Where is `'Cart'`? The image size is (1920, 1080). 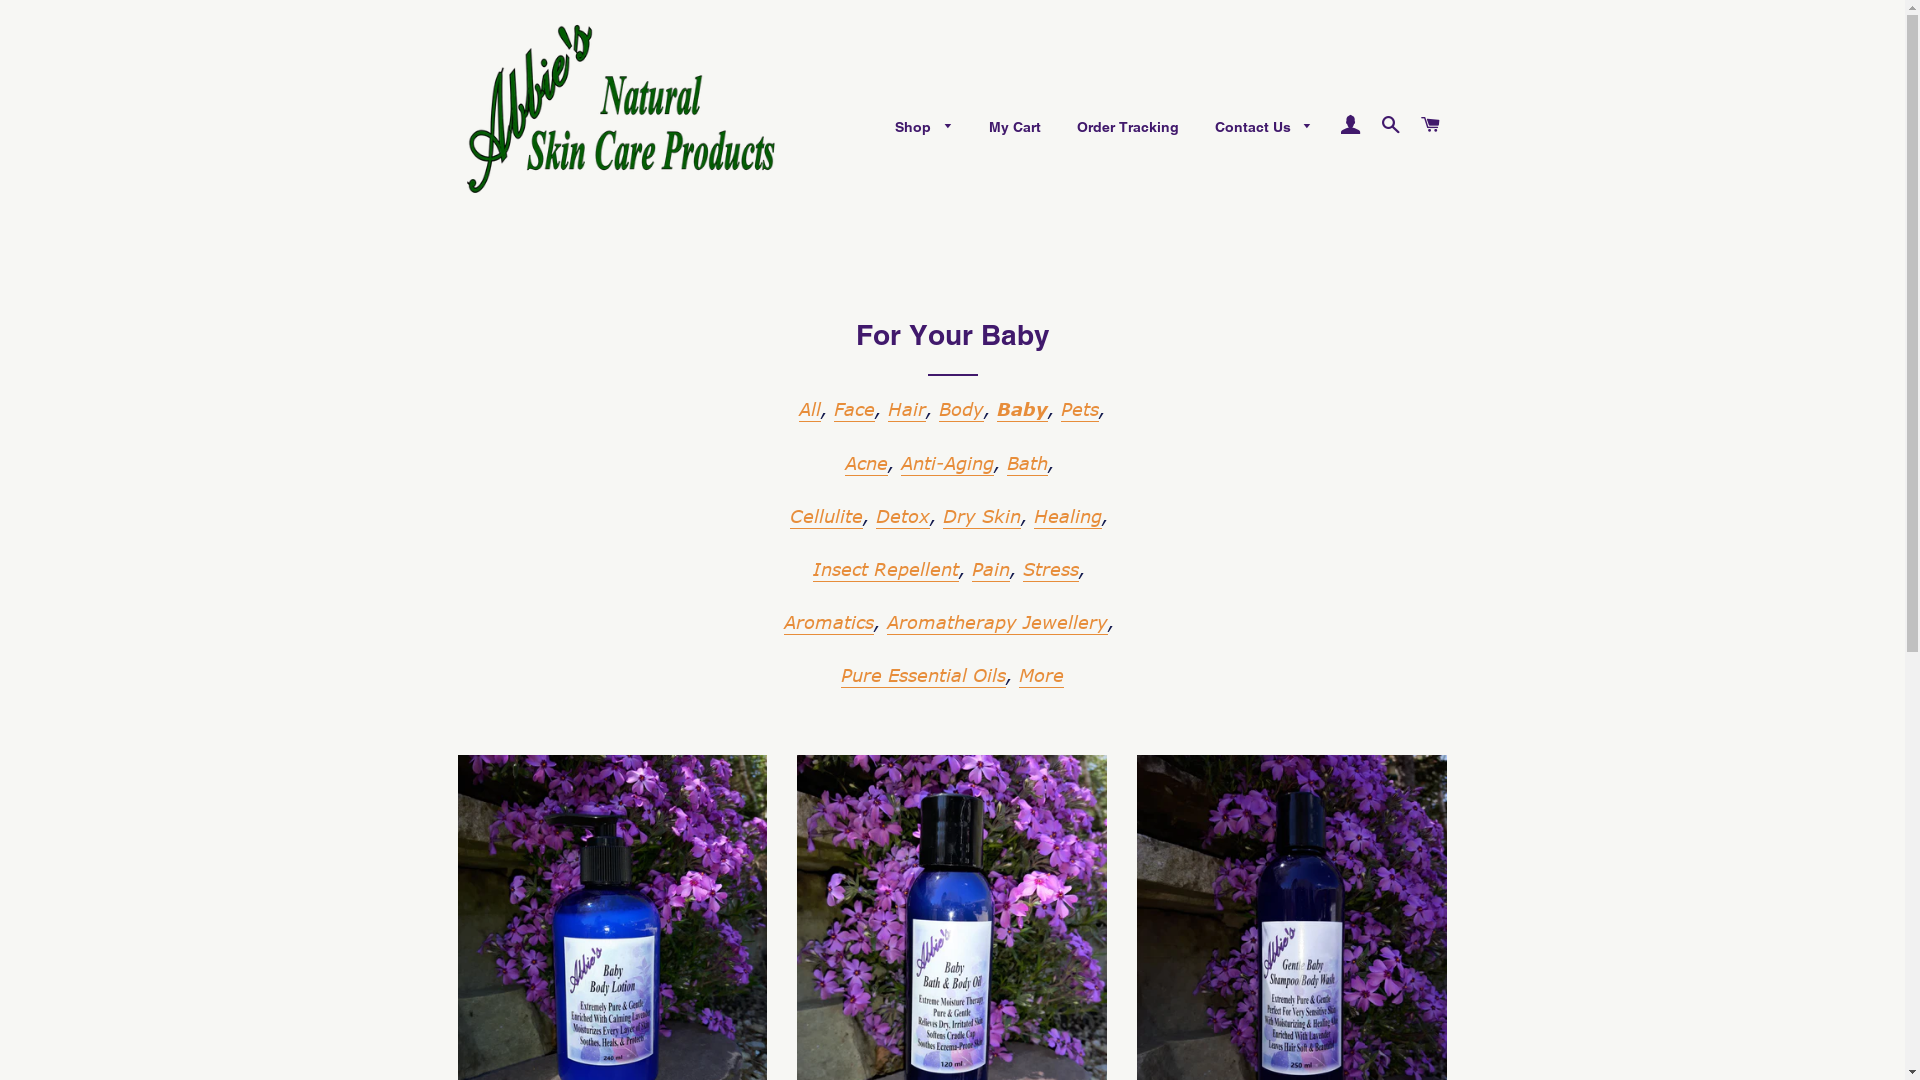
'Cart' is located at coordinates (1411, 124).